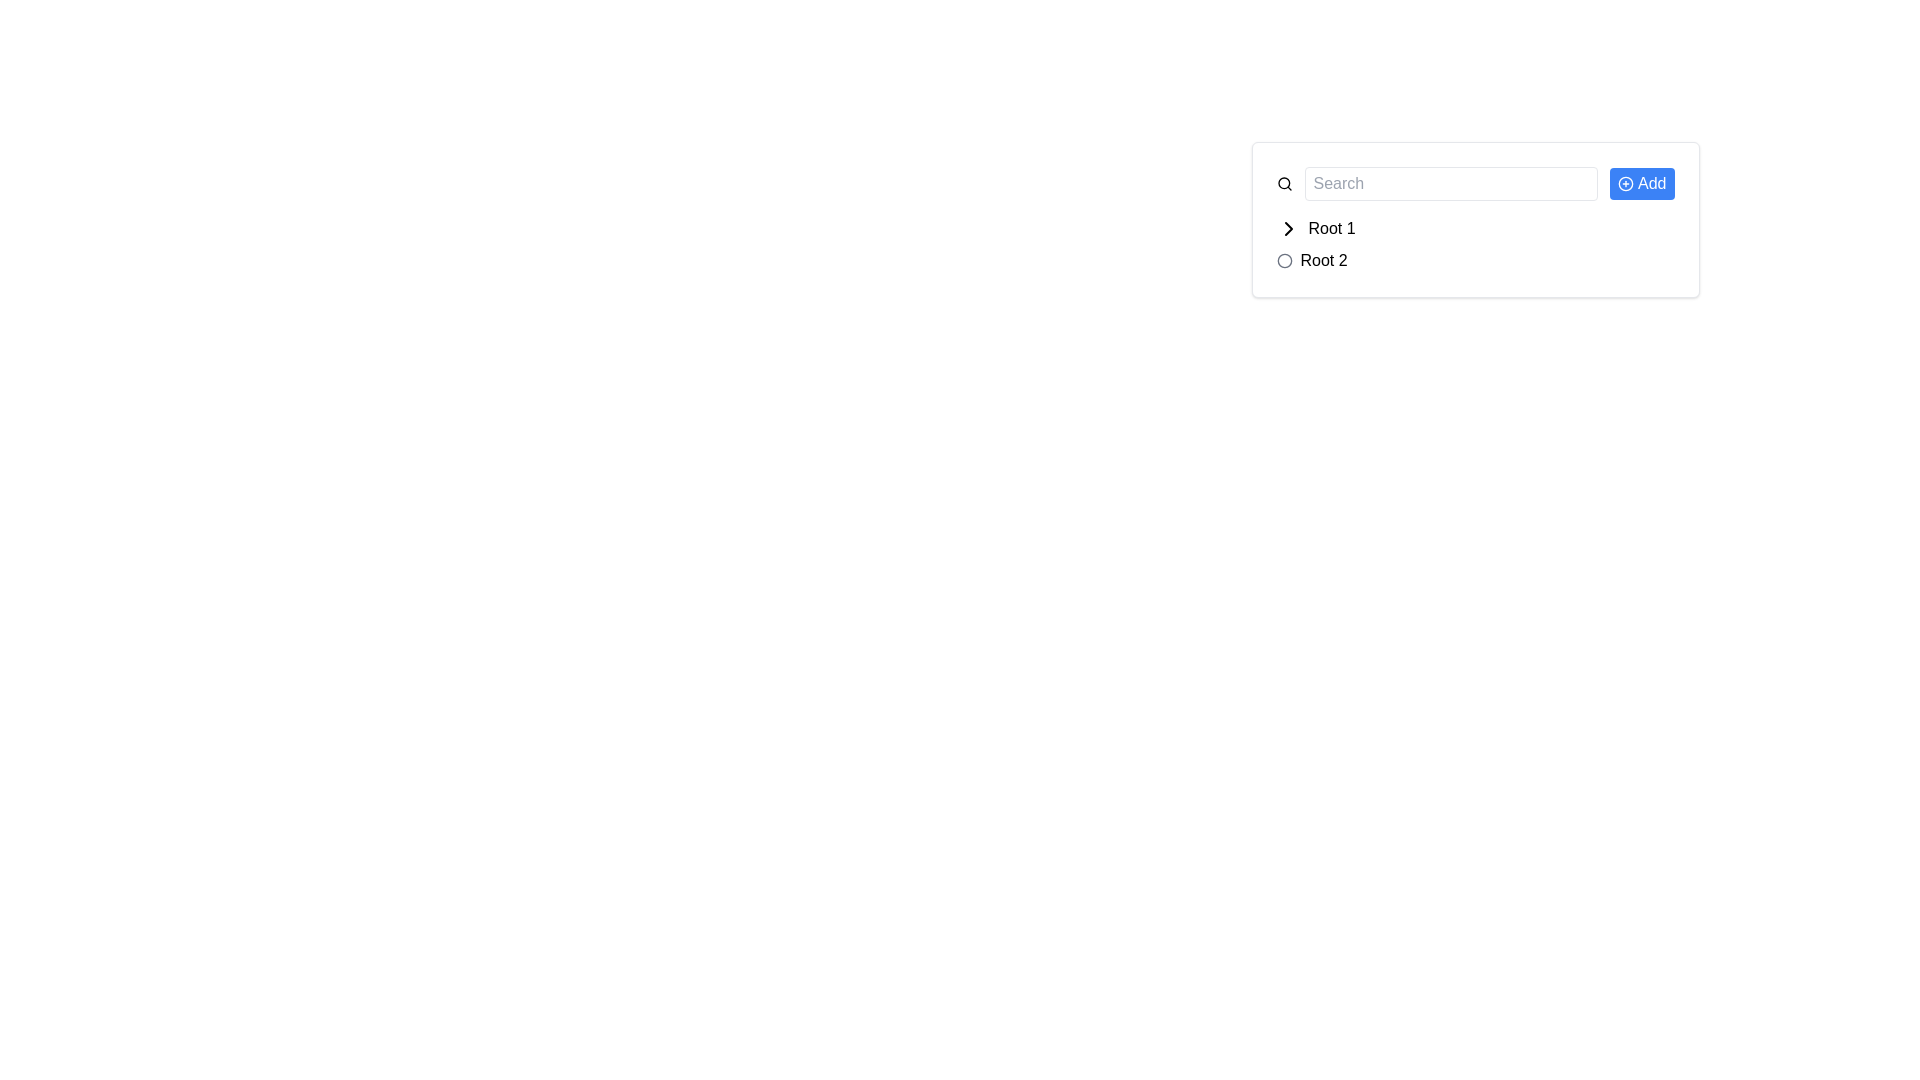  I want to click on the Chevron right arrow icon, so click(1288, 227).